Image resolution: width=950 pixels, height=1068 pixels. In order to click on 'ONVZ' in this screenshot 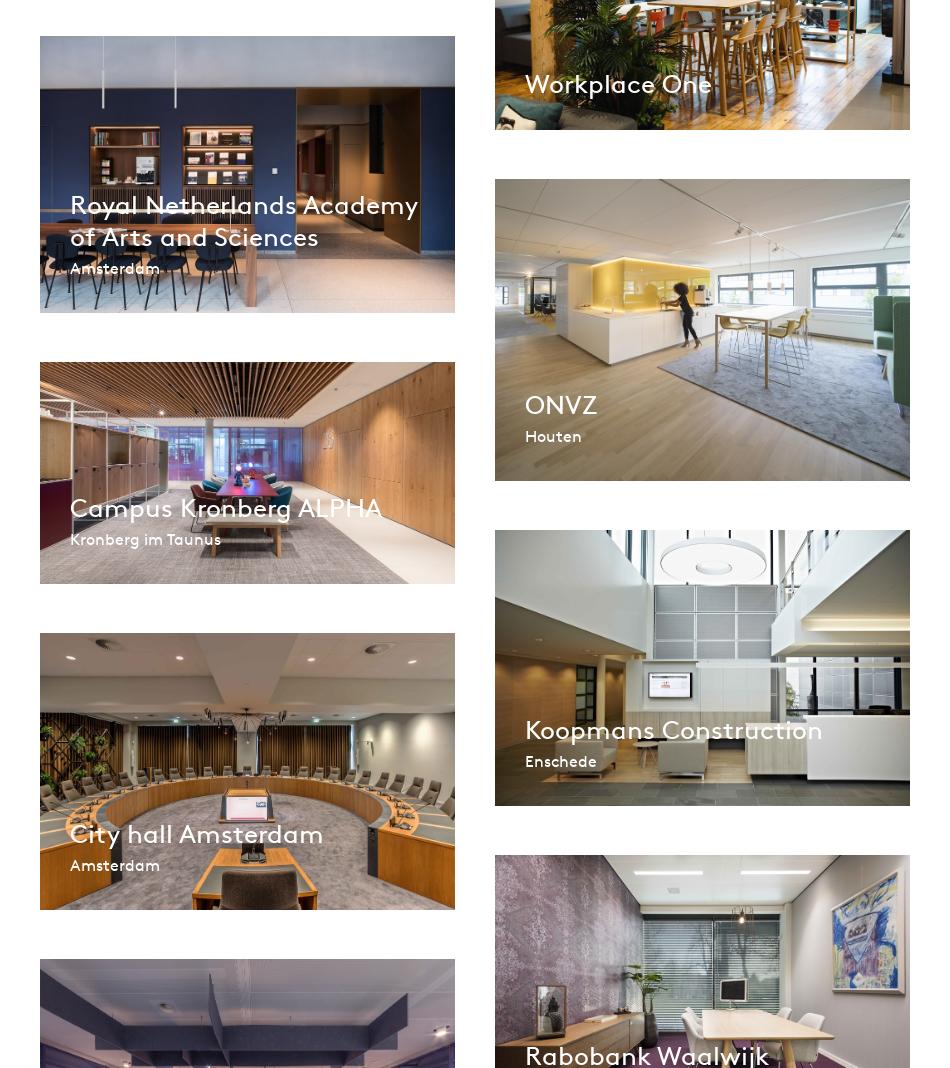, I will do `click(560, 404)`.